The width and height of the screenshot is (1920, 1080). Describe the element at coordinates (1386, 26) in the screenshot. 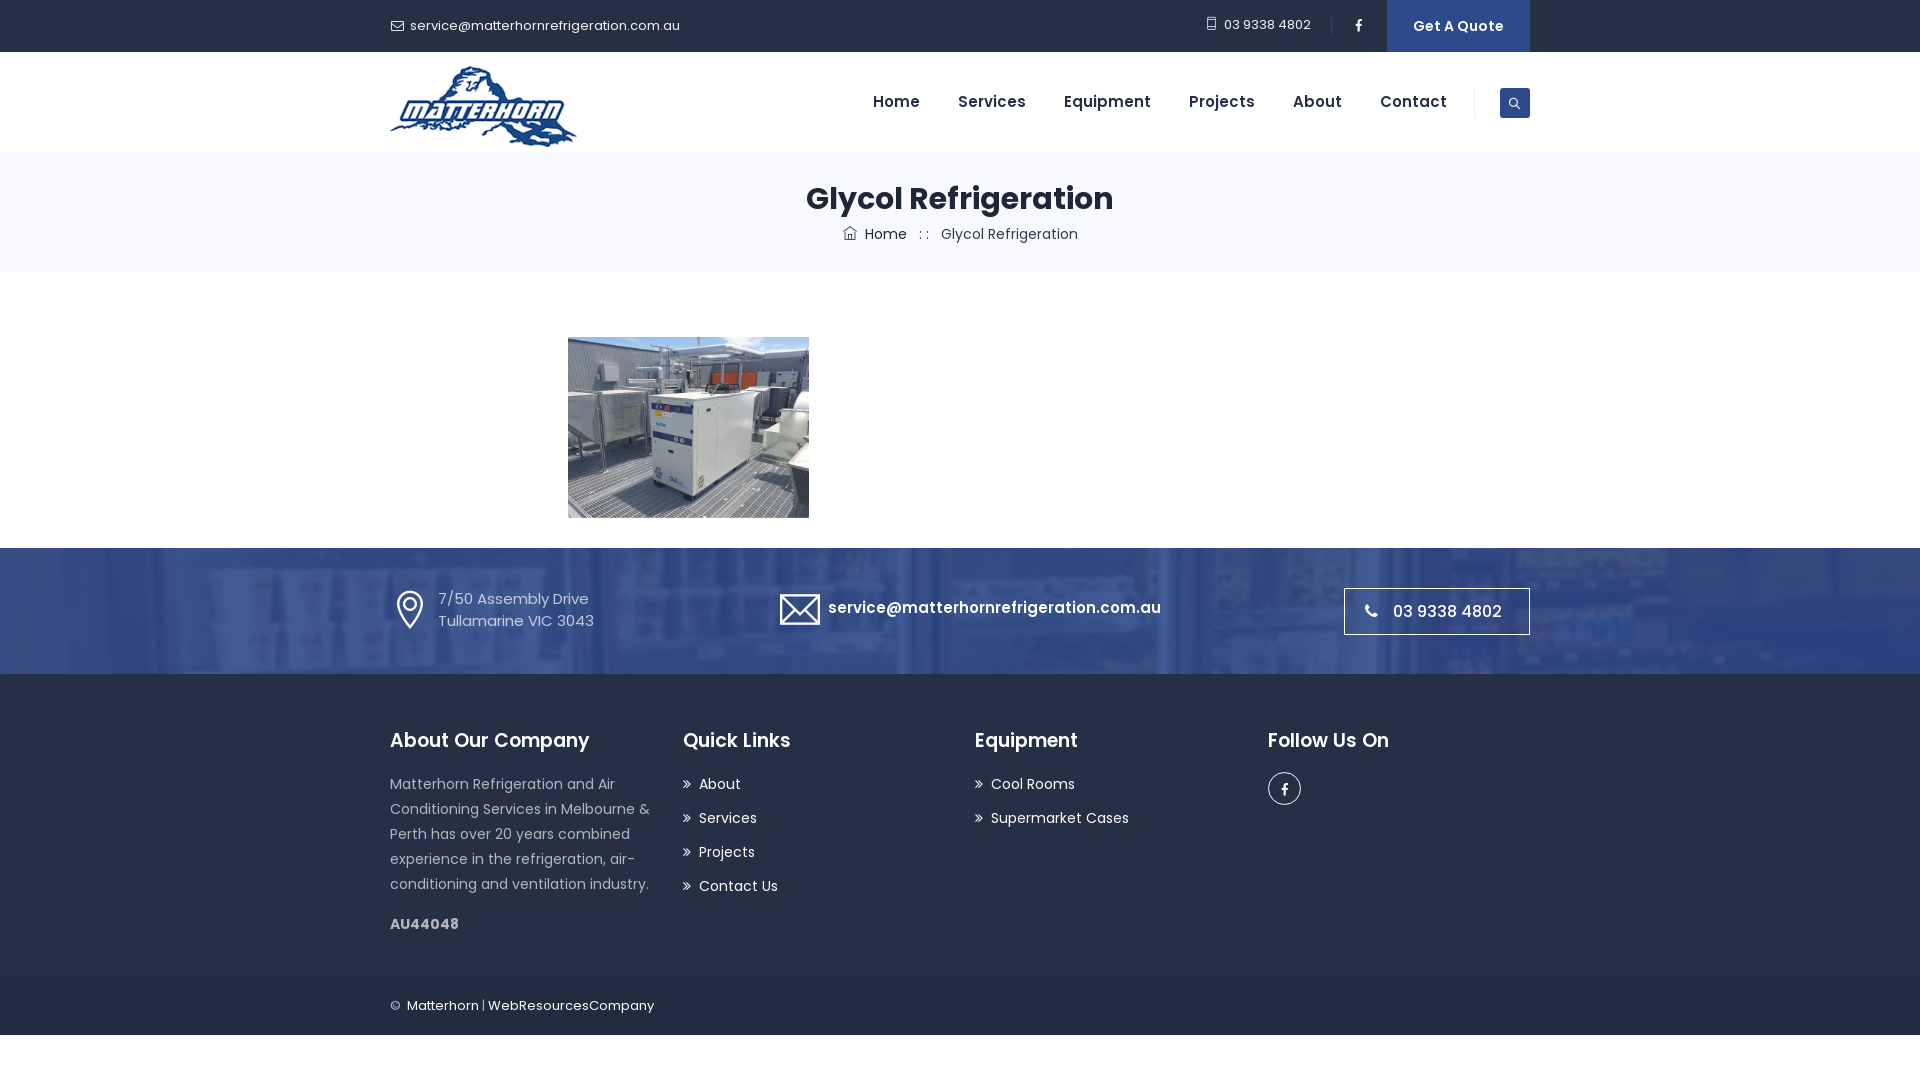

I see `'Get A Quote'` at that location.